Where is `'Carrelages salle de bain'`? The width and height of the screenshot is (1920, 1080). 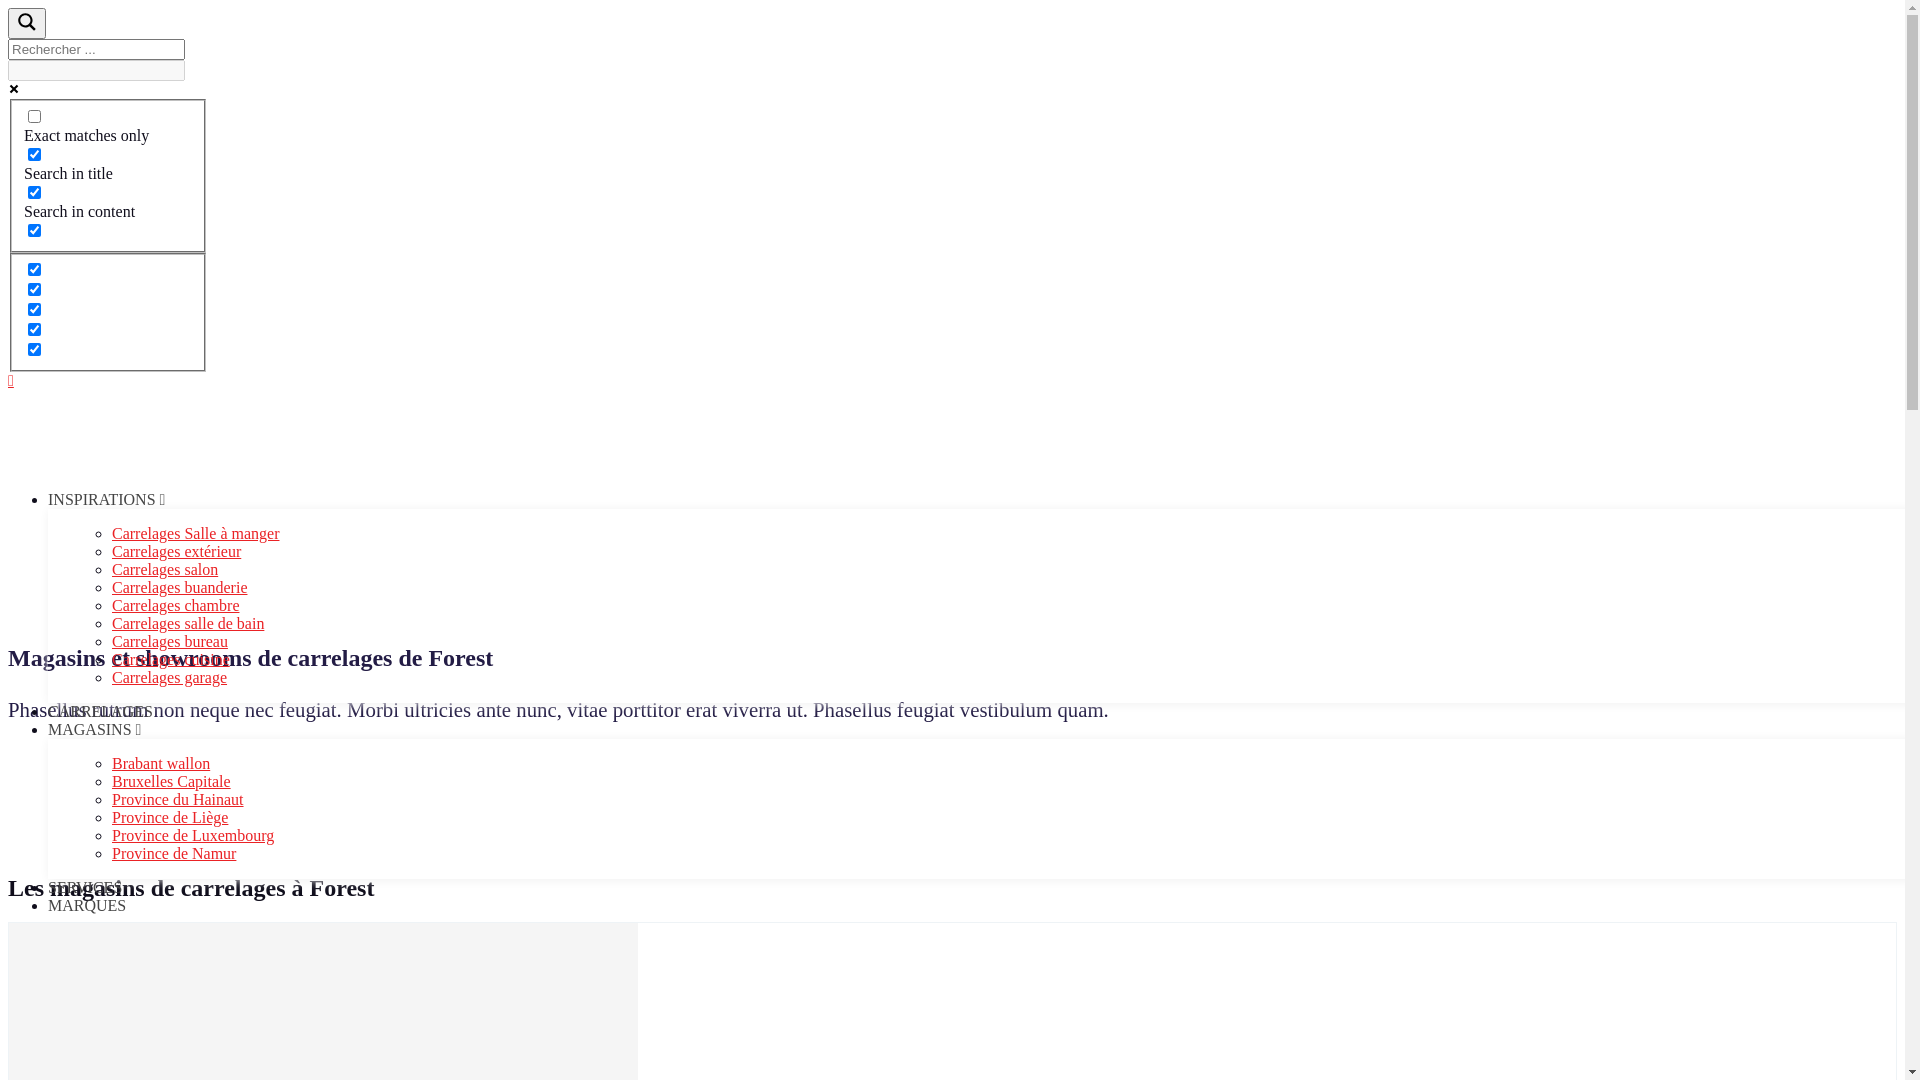
'Carrelages salle de bain' is located at coordinates (110, 622).